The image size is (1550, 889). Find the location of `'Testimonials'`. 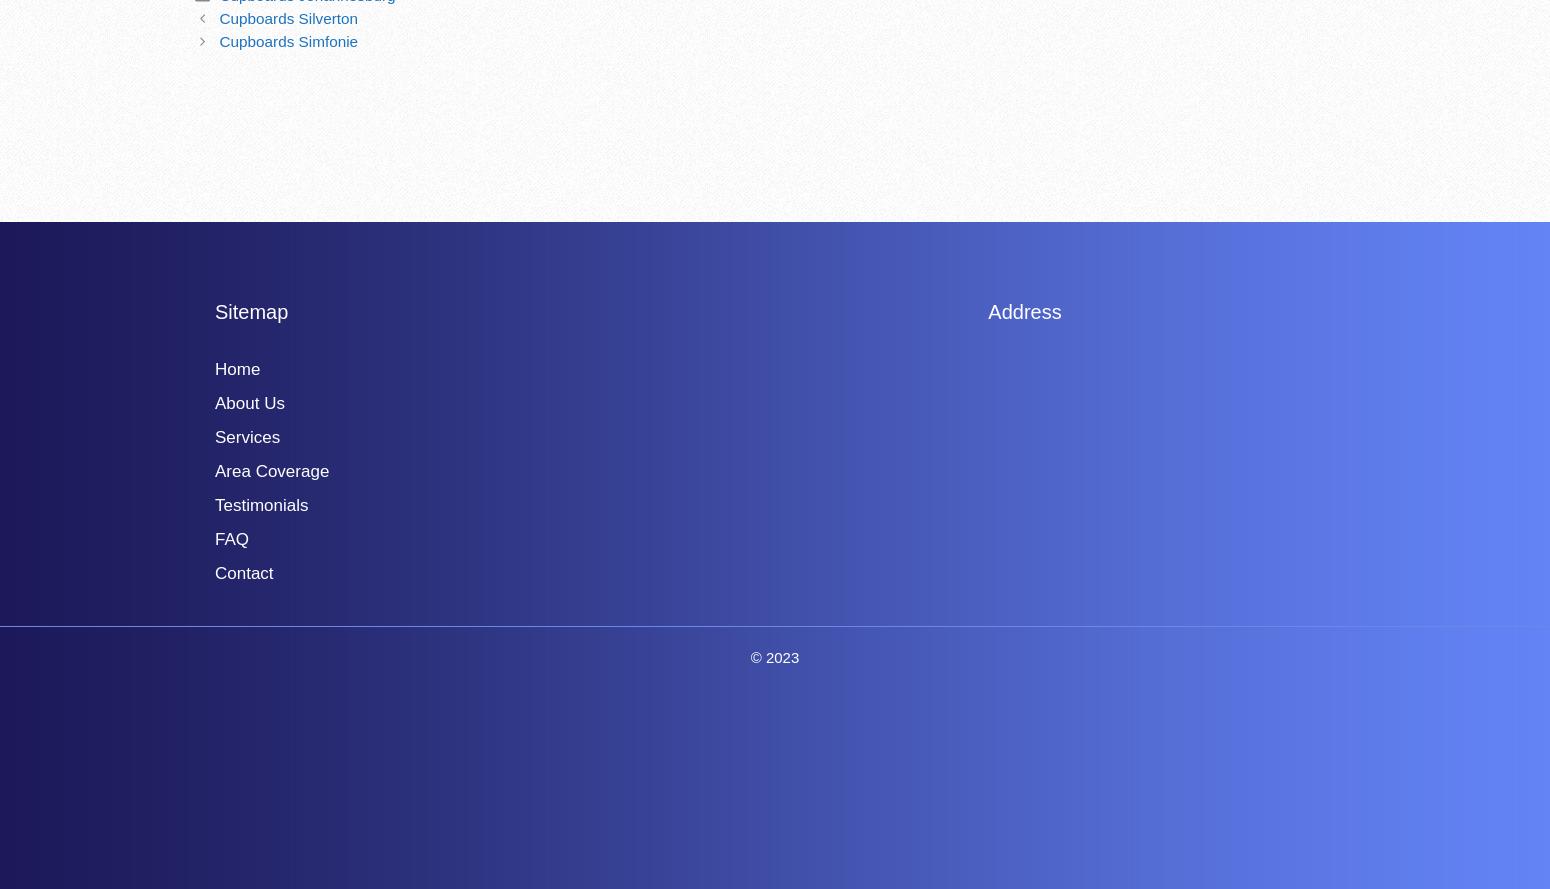

'Testimonials' is located at coordinates (213, 503).